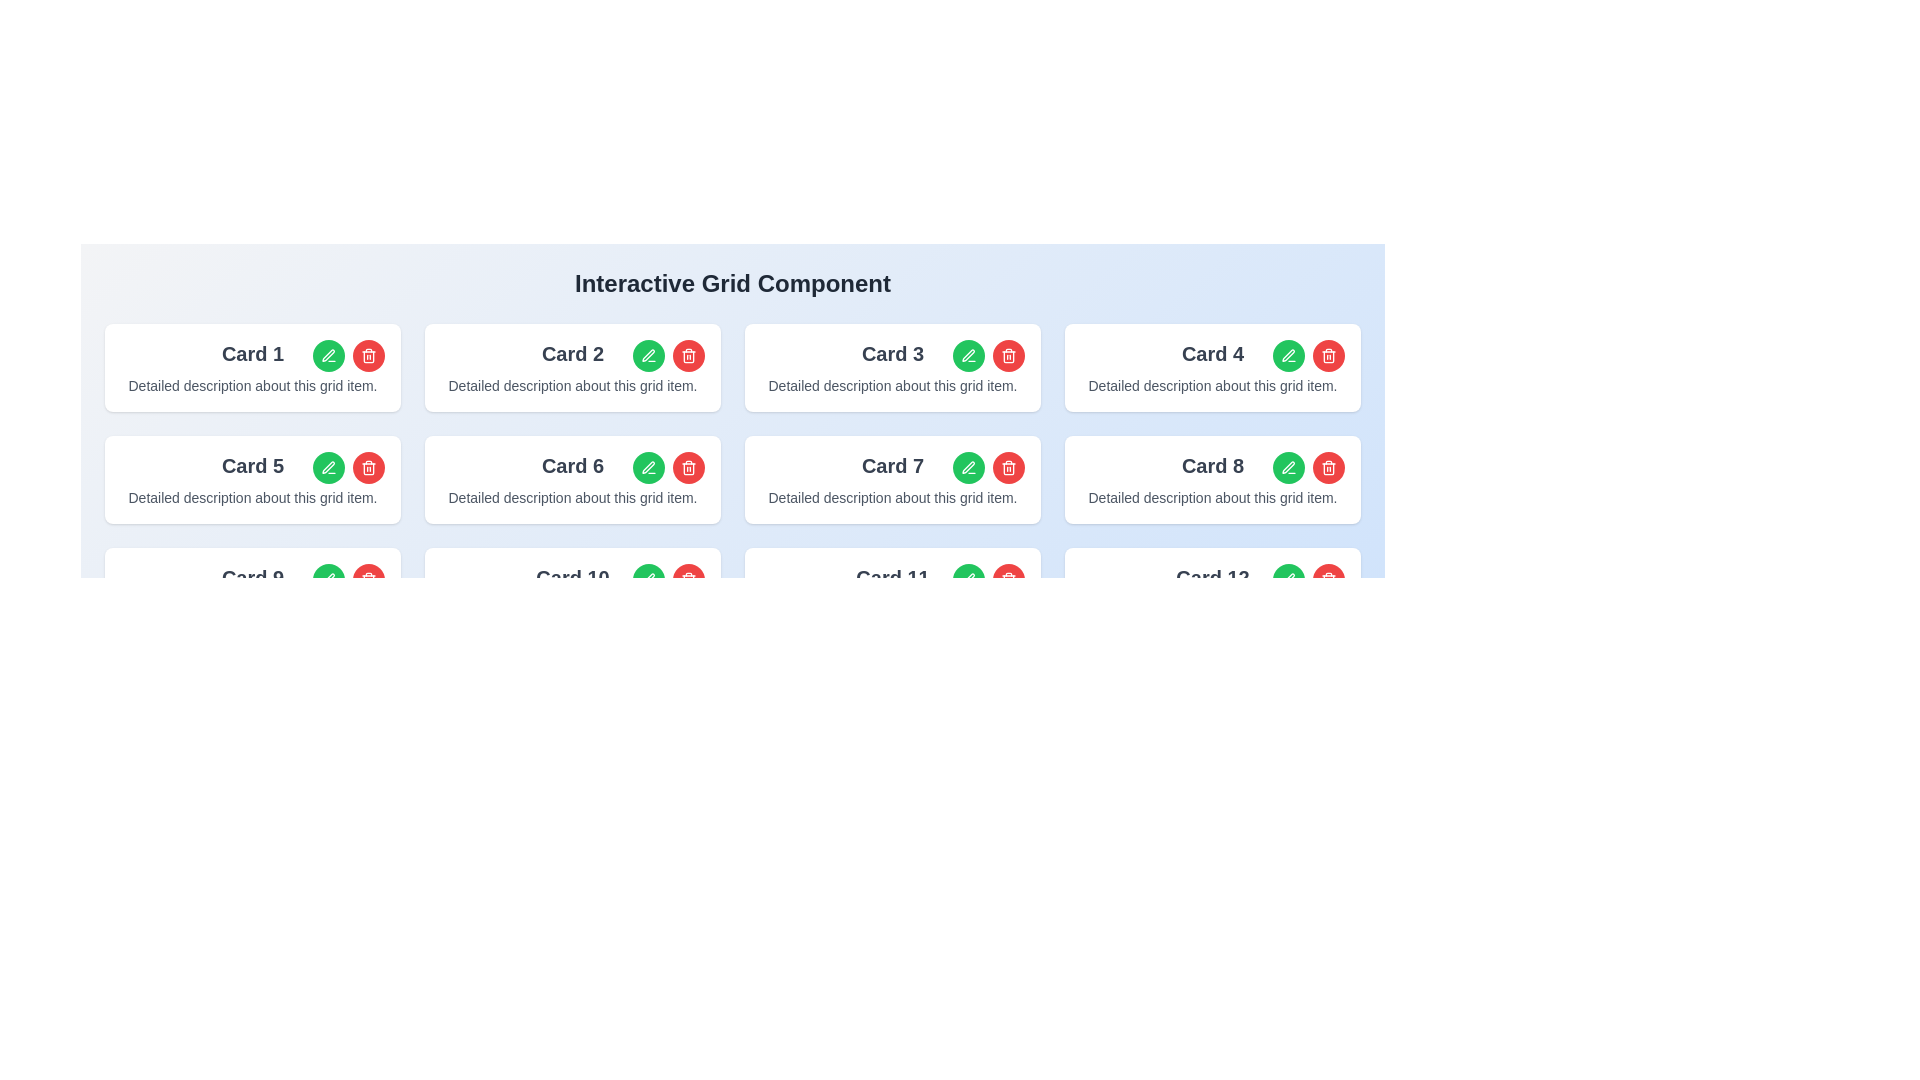 This screenshot has height=1080, width=1920. Describe the element at coordinates (969, 354) in the screenshot. I see `the green circular button with a white pen icon located in the top-right corner of 'Card 3' to change its background color` at that location.